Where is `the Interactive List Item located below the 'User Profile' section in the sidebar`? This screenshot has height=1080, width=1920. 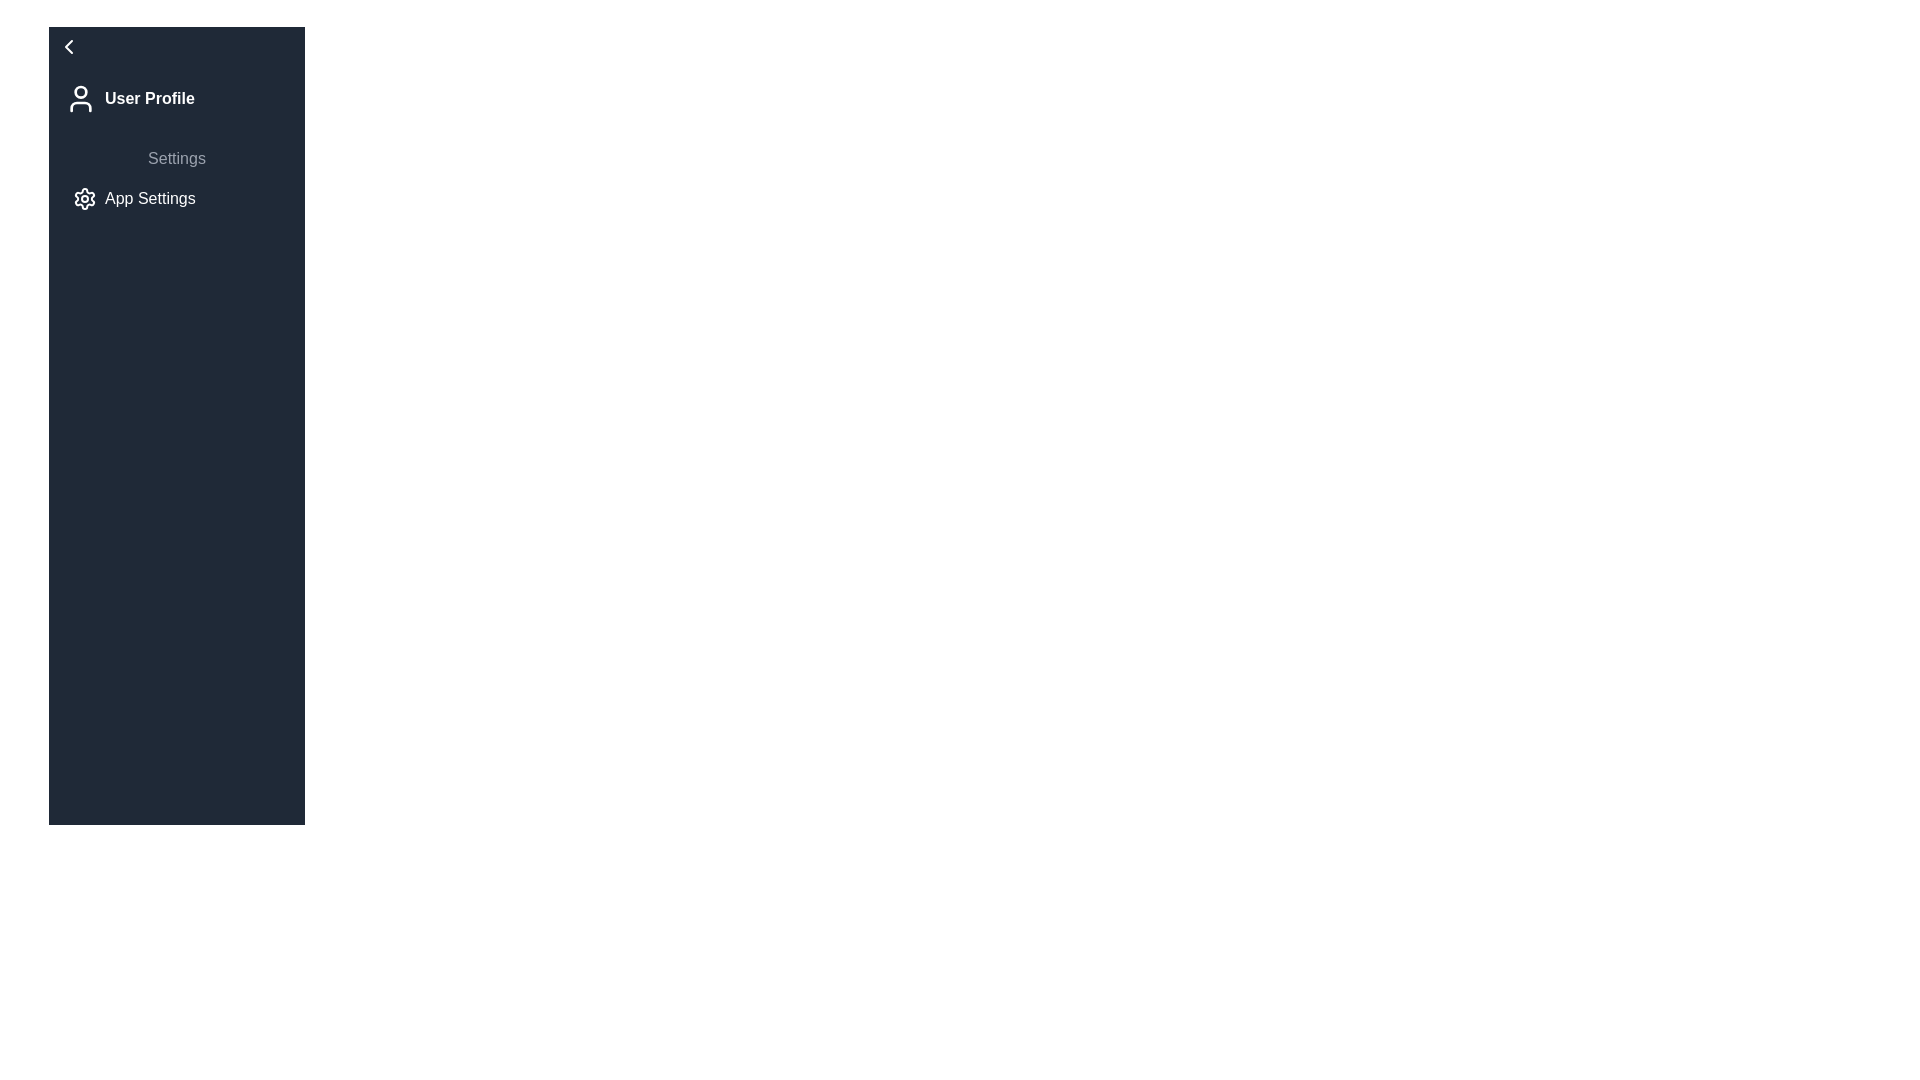
the Interactive List Item located below the 'User Profile' section in the sidebar is located at coordinates (177, 182).